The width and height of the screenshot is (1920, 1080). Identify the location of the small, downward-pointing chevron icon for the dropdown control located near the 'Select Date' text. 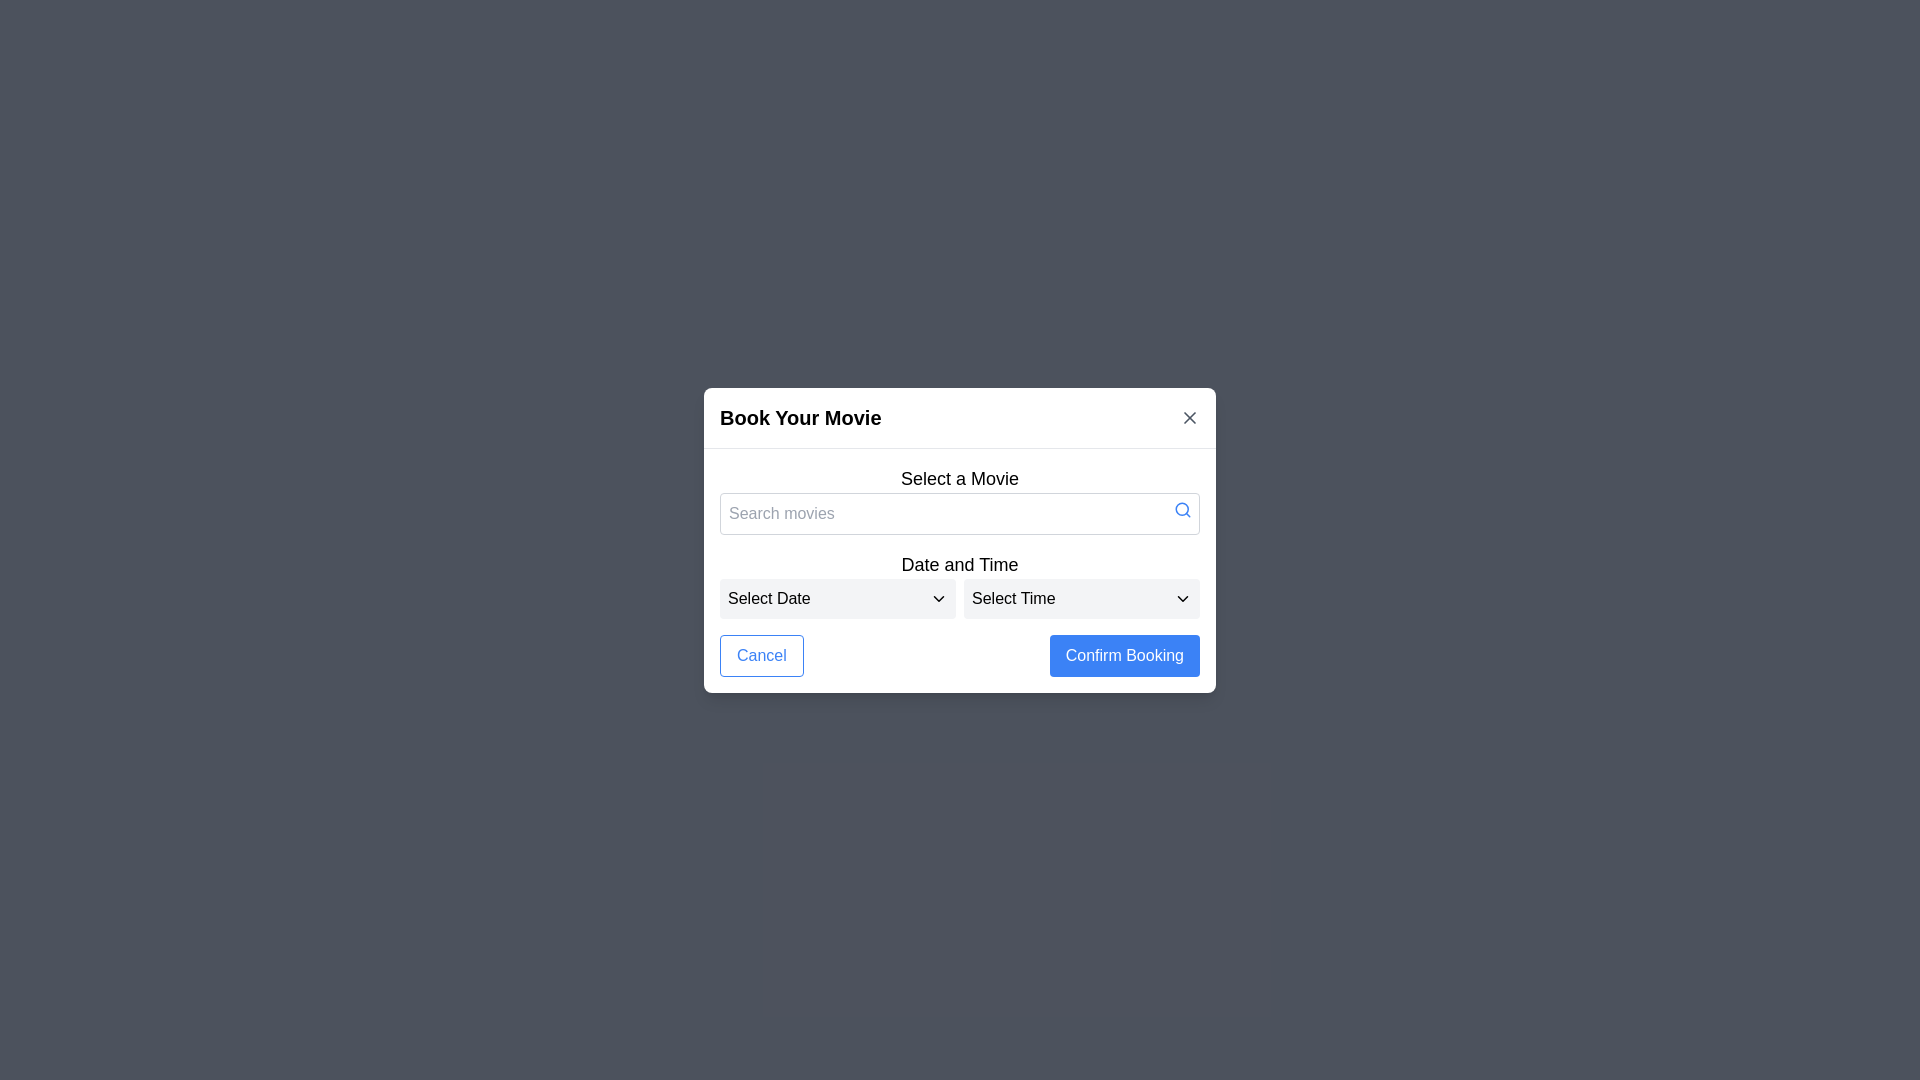
(938, 597).